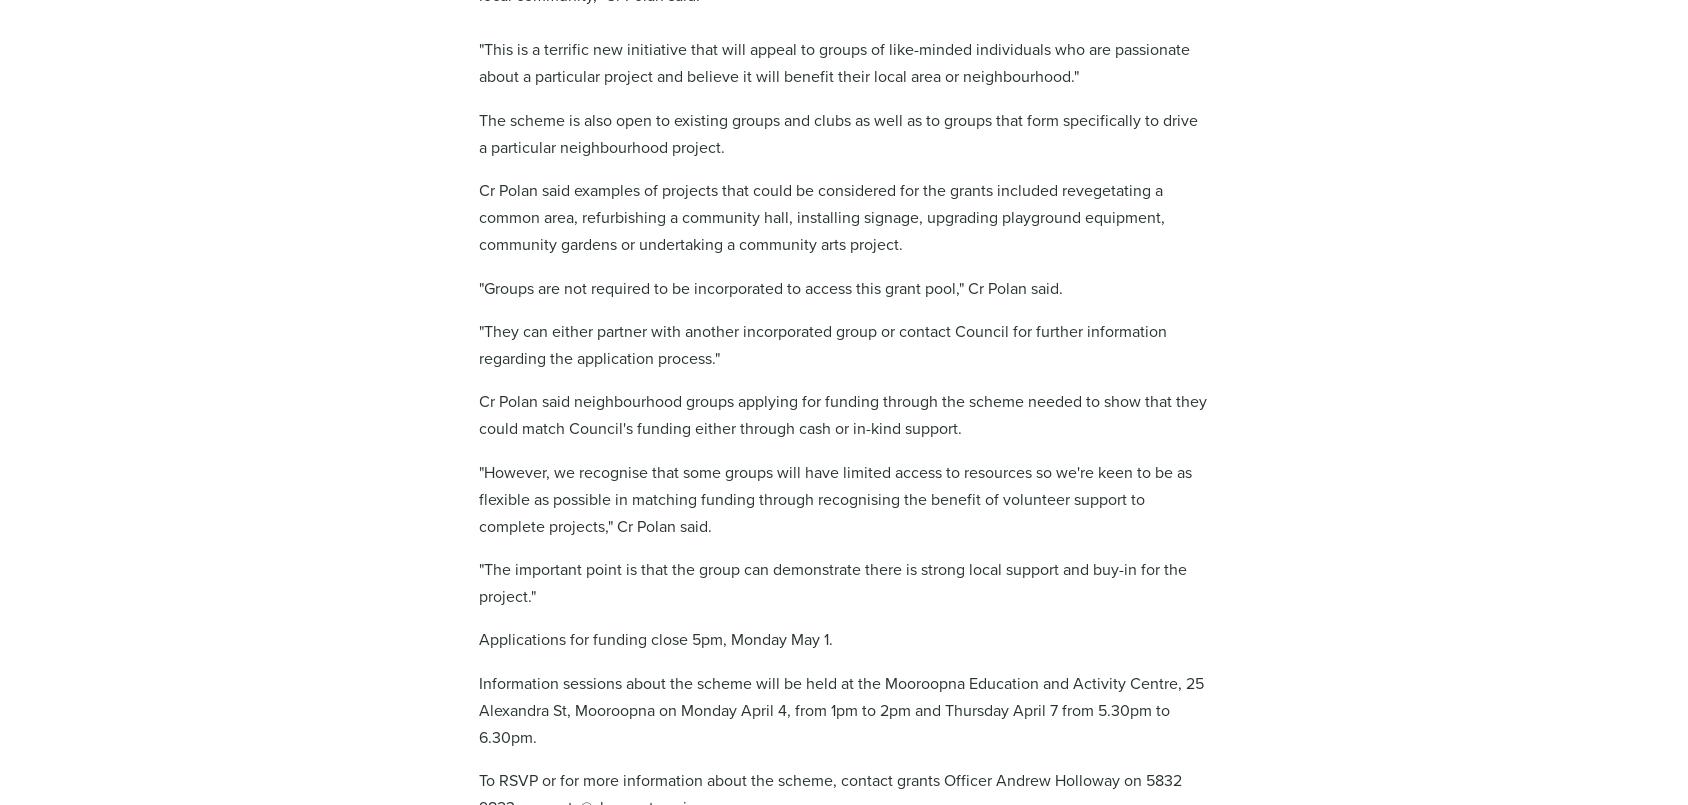 The image size is (1688, 805). I want to click on 'Information sessions about the scheme will be held at the Mooroopna Education and Activity Centre, 25 Alexandra St, Mooroopna on Monday April 4, from 1pm to 2pm and Thursday April 7 from 5.30pm to 6.30pm.', so click(840, 710).